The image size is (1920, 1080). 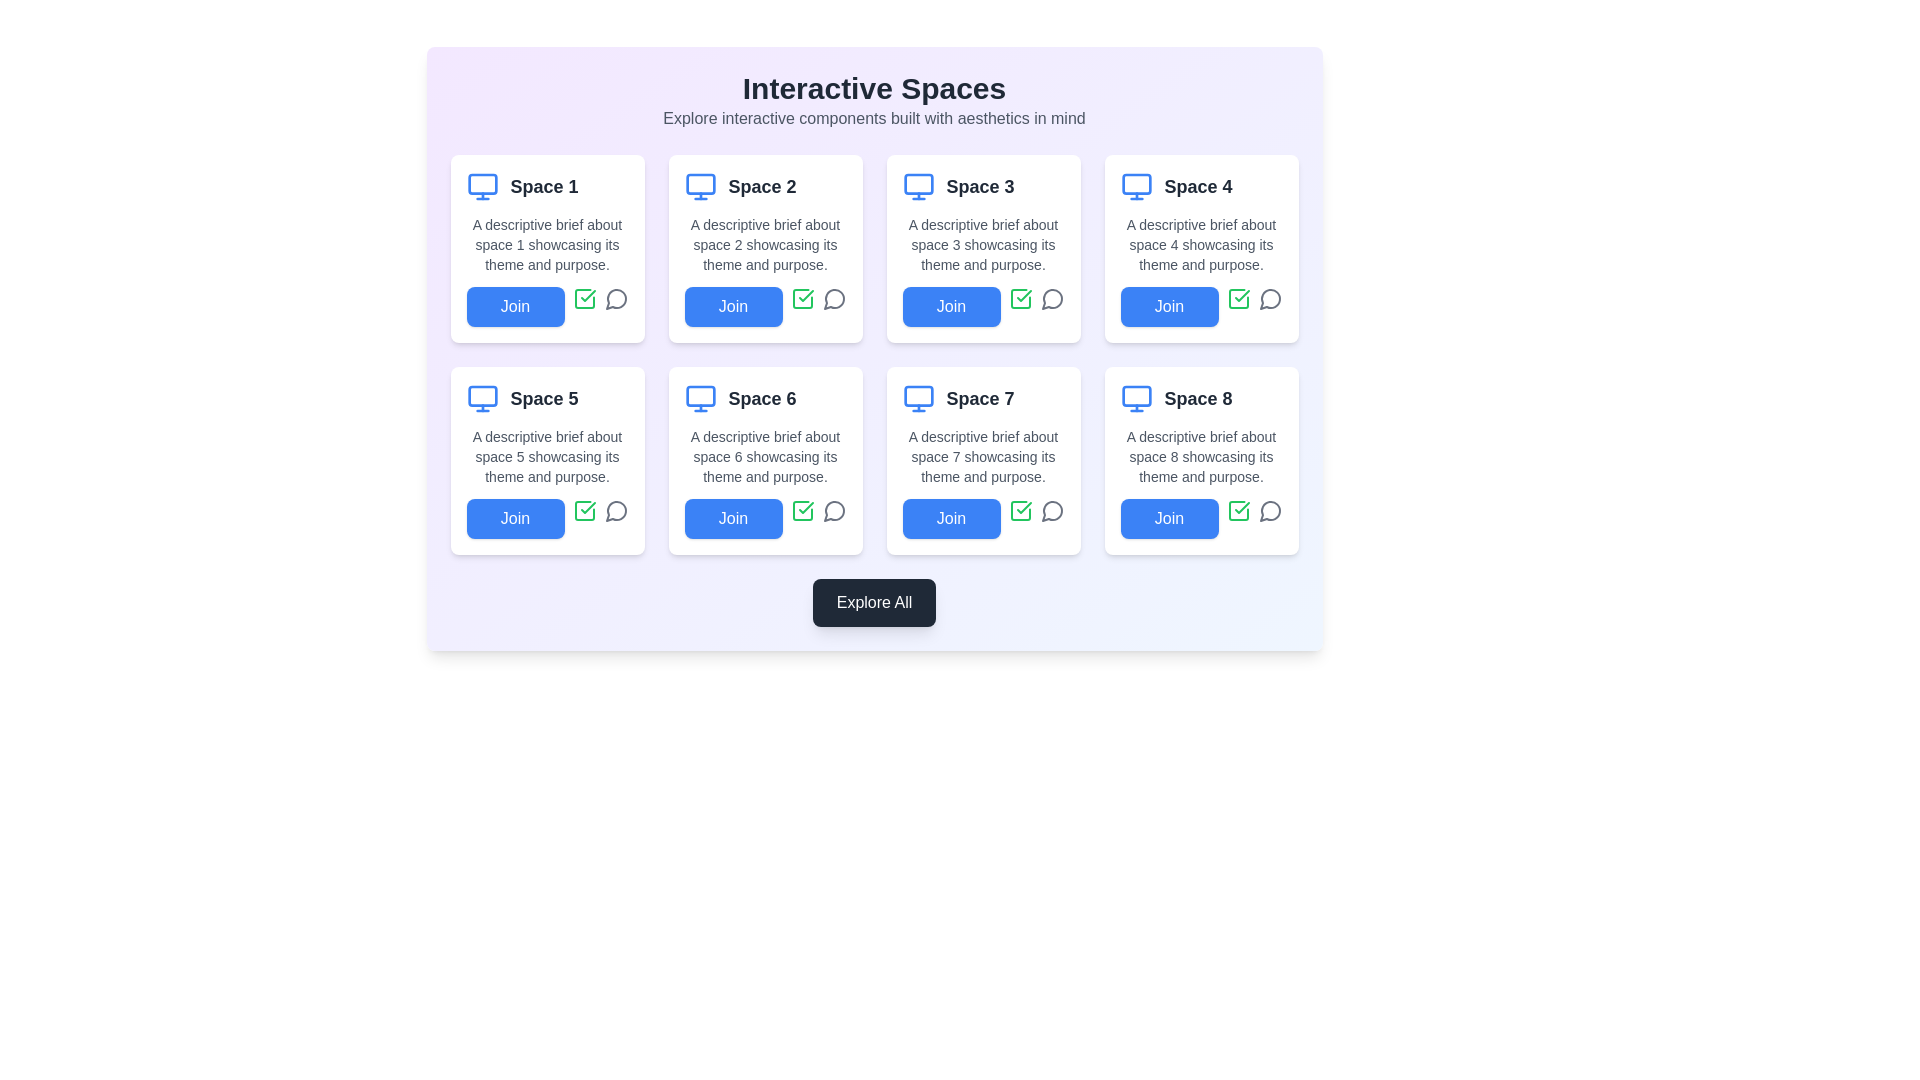 What do you see at coordinates (764, 186) in the screenshot?
I see `the card associated with the Text label located in the upper-middle section of the interface, specifically the second box in the first row of cards labeled with 'Space' titles` at bounding box center [764, 186].